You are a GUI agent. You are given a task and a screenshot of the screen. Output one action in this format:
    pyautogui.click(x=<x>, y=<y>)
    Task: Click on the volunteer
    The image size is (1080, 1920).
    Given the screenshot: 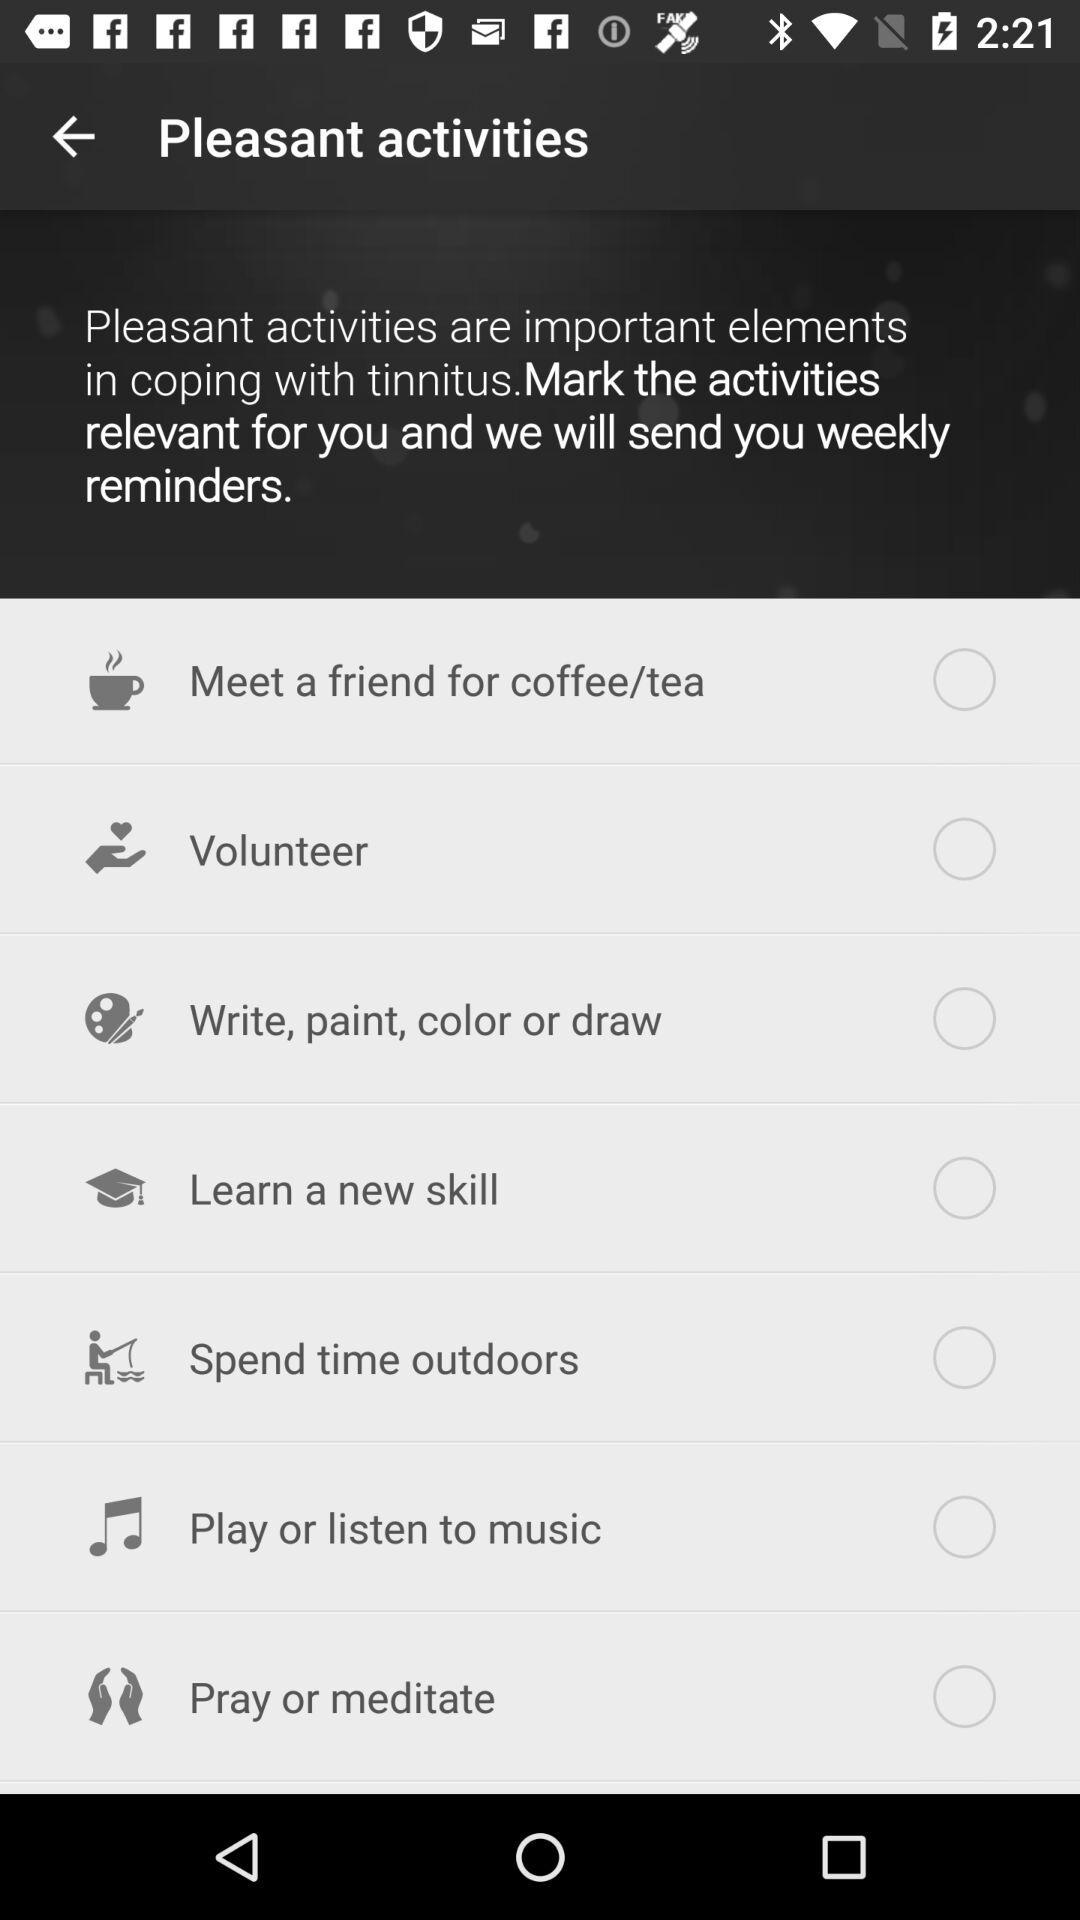 What is the action you would take?
    pyautogui.click(x=540, y=849)
    